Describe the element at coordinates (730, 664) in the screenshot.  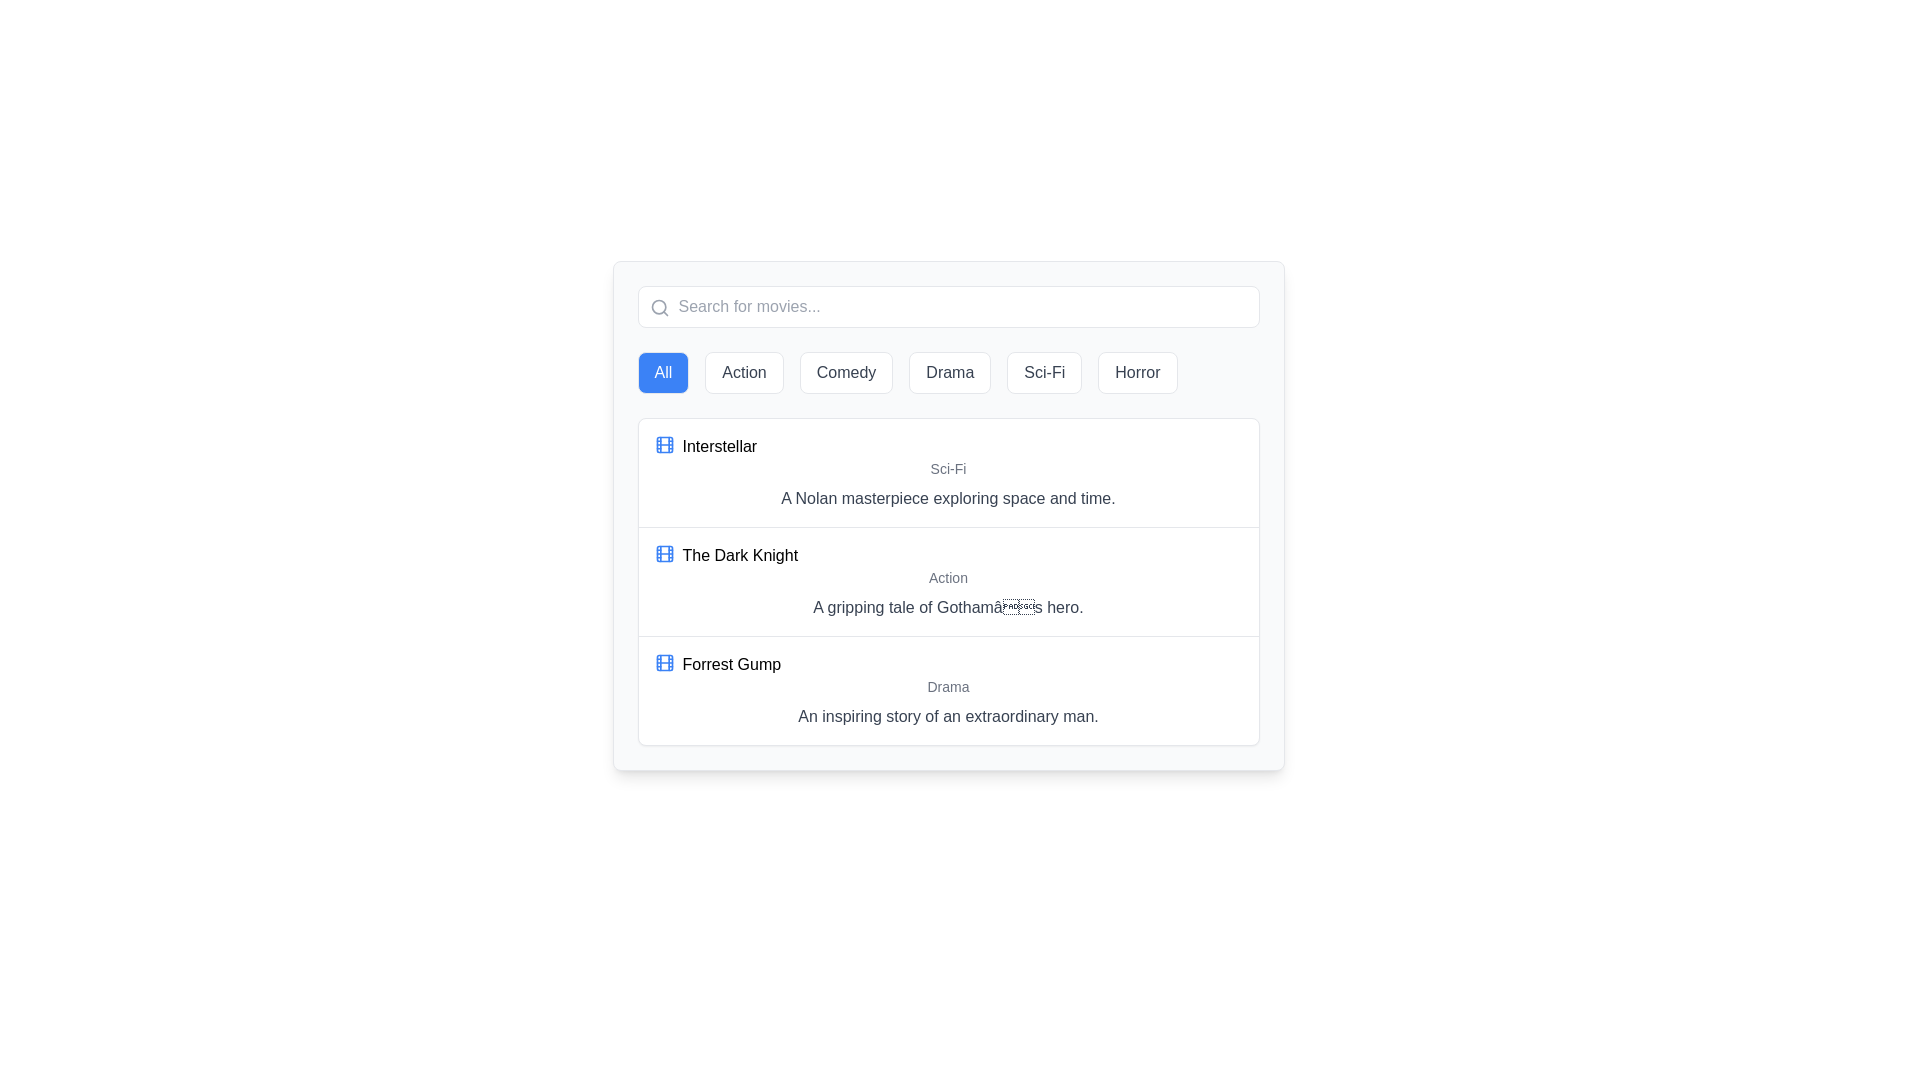
I see `text label displaying the movie title located in the third section of the movie list, positioned to the right of the film reel icon` at that location.